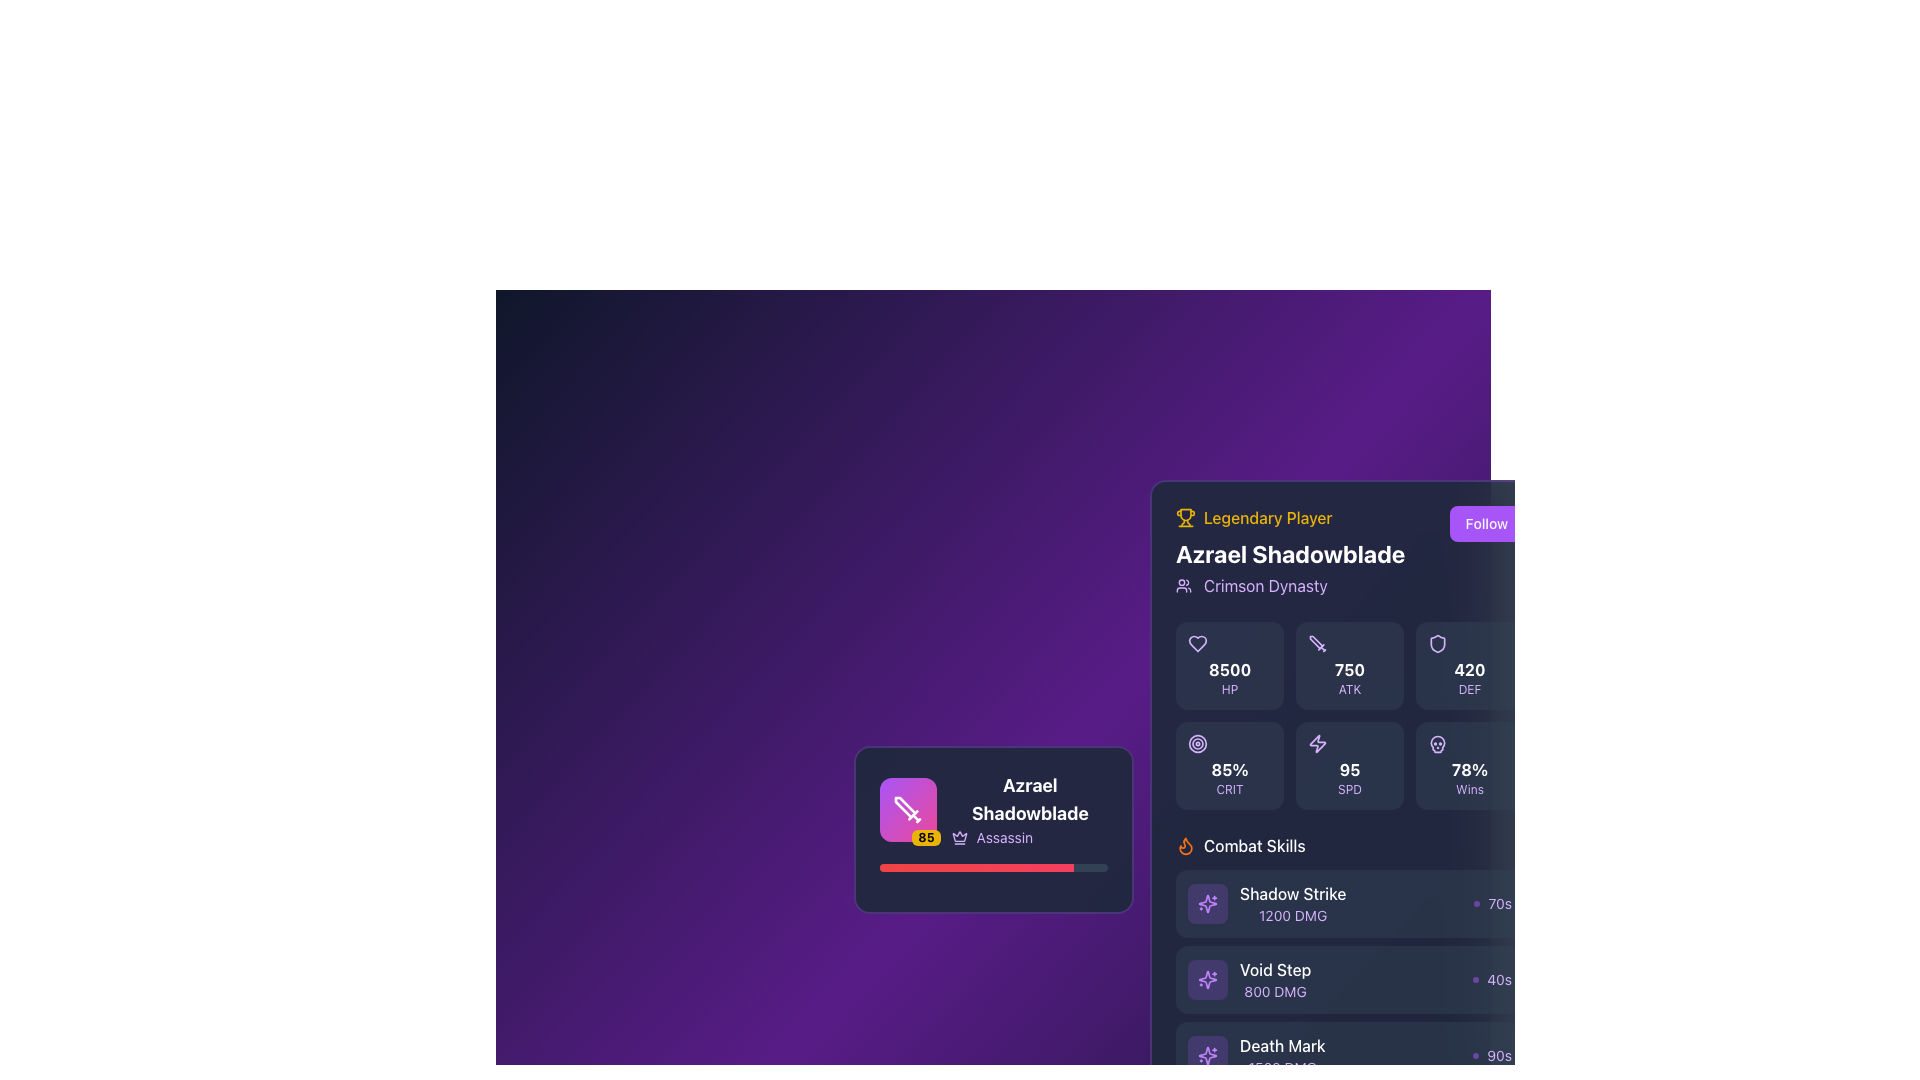 This screenshot has height=1080, width=1920. What do you see at coordinates (1492, 978) in the screenshot?
I see `the cooldown indicator text label with icon for the 'Void Step' ability located on the right side of the 'Void Step' entry in the 'Combat Skills' section` at bounding box center [1492, 978].